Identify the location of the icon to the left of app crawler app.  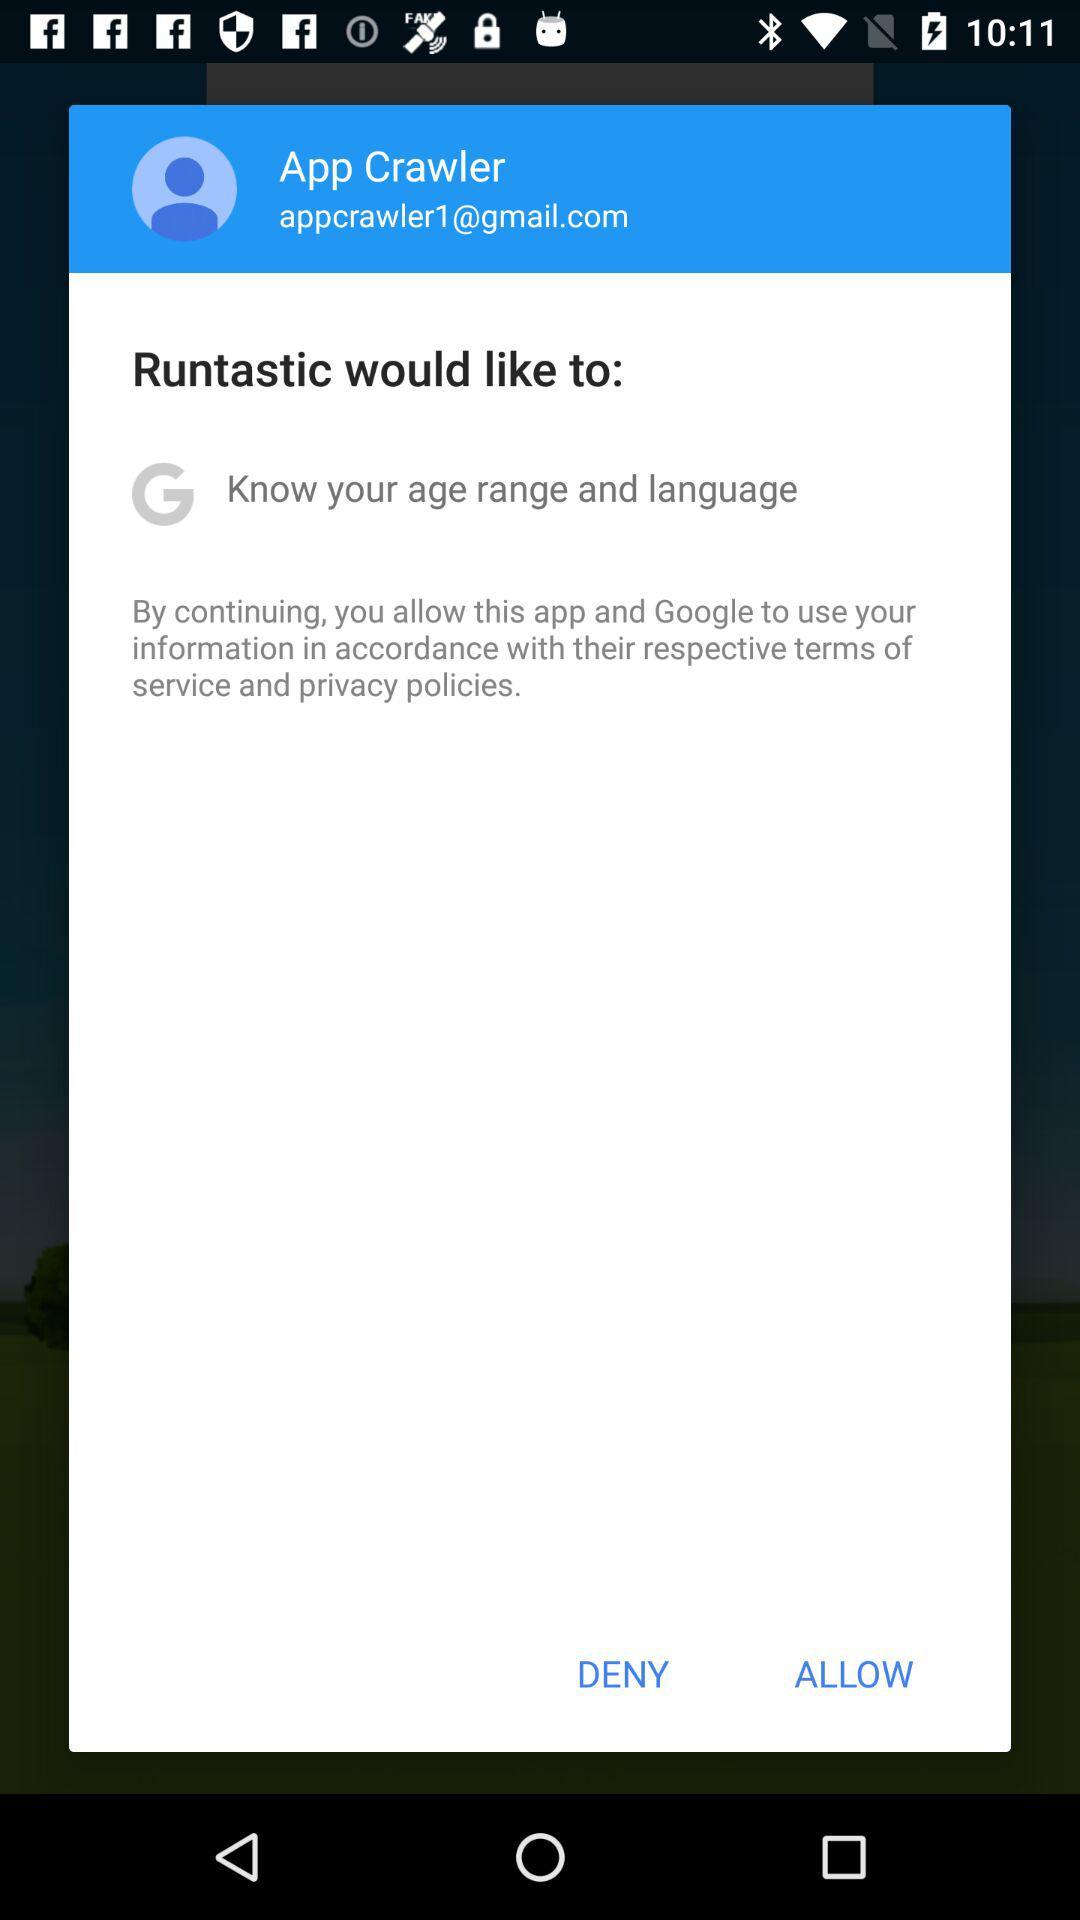
(184, 188).